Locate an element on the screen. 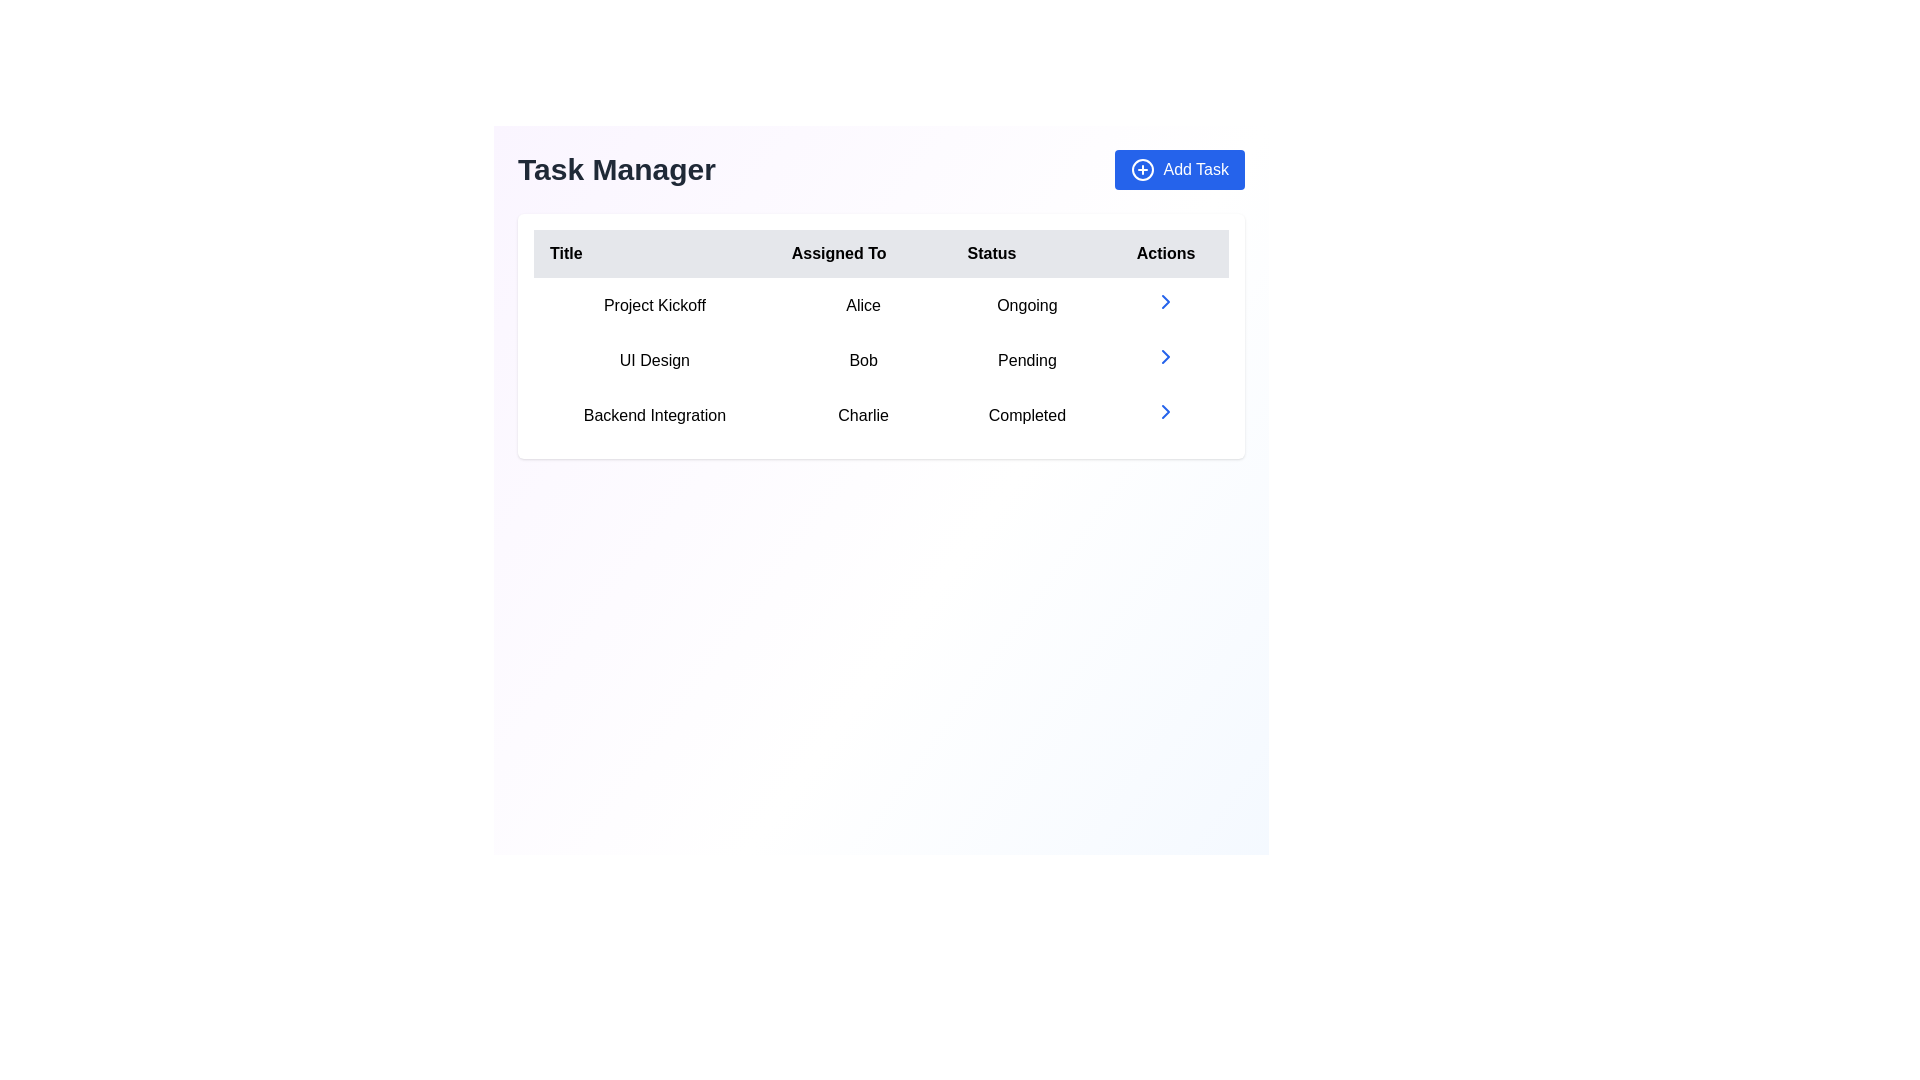  the 'Add Task' button located at the top-right corner of the 'Task Manager' header to observe its interactive styling is located at coordinates (1180, 168).